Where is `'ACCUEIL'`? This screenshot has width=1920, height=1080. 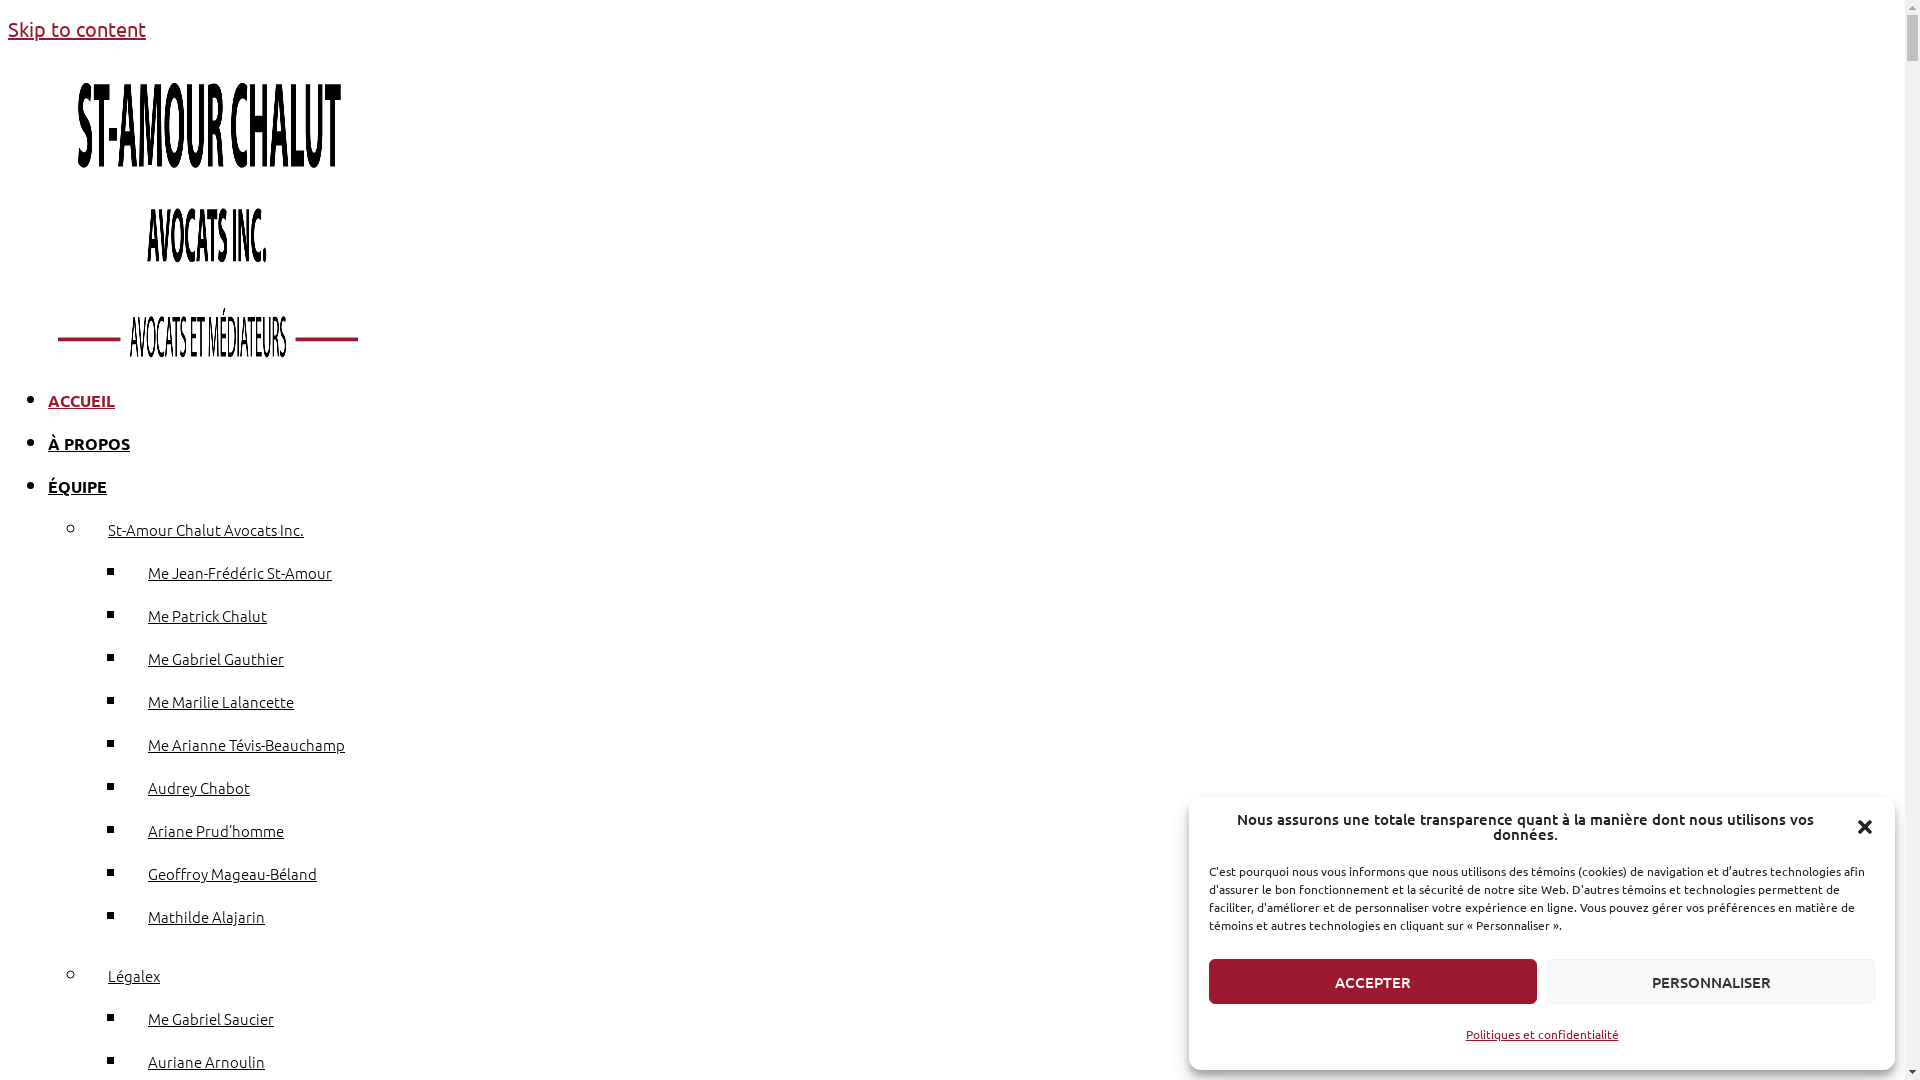 'ACCUEIL' is located at coordinates (80, 400).